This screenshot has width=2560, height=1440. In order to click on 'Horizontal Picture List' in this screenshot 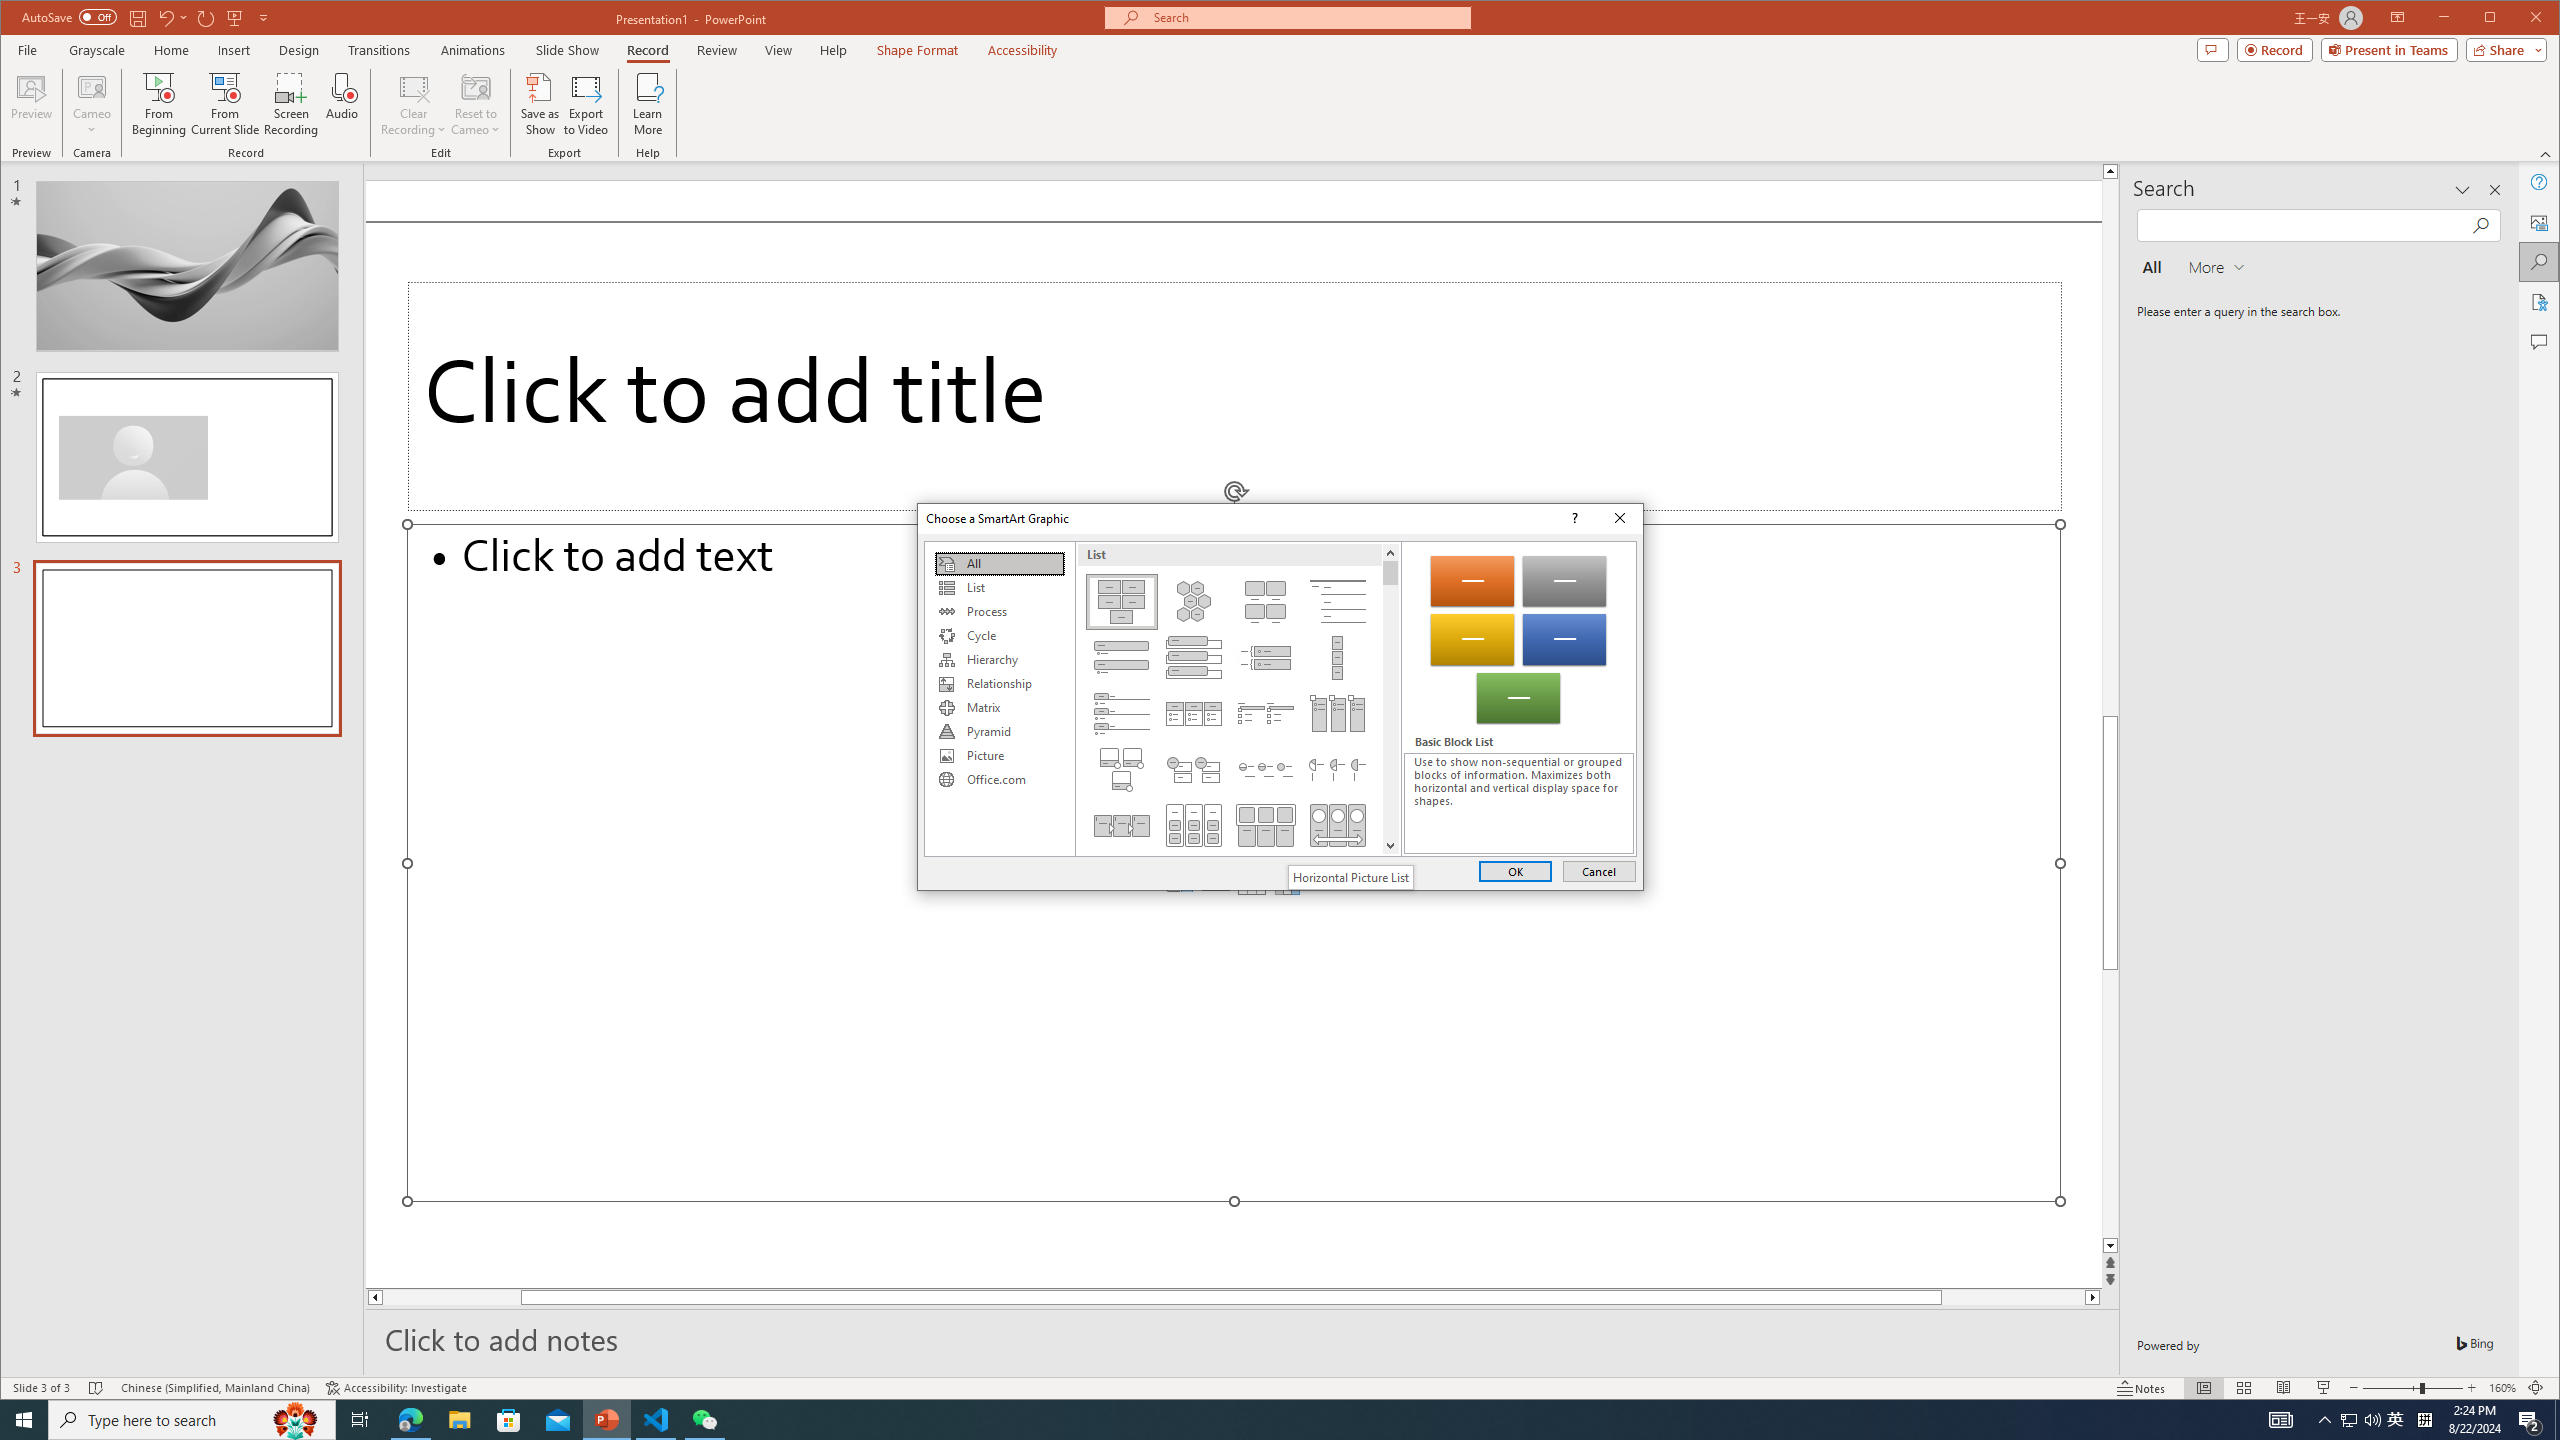, I will do `click(1349, 877)`.